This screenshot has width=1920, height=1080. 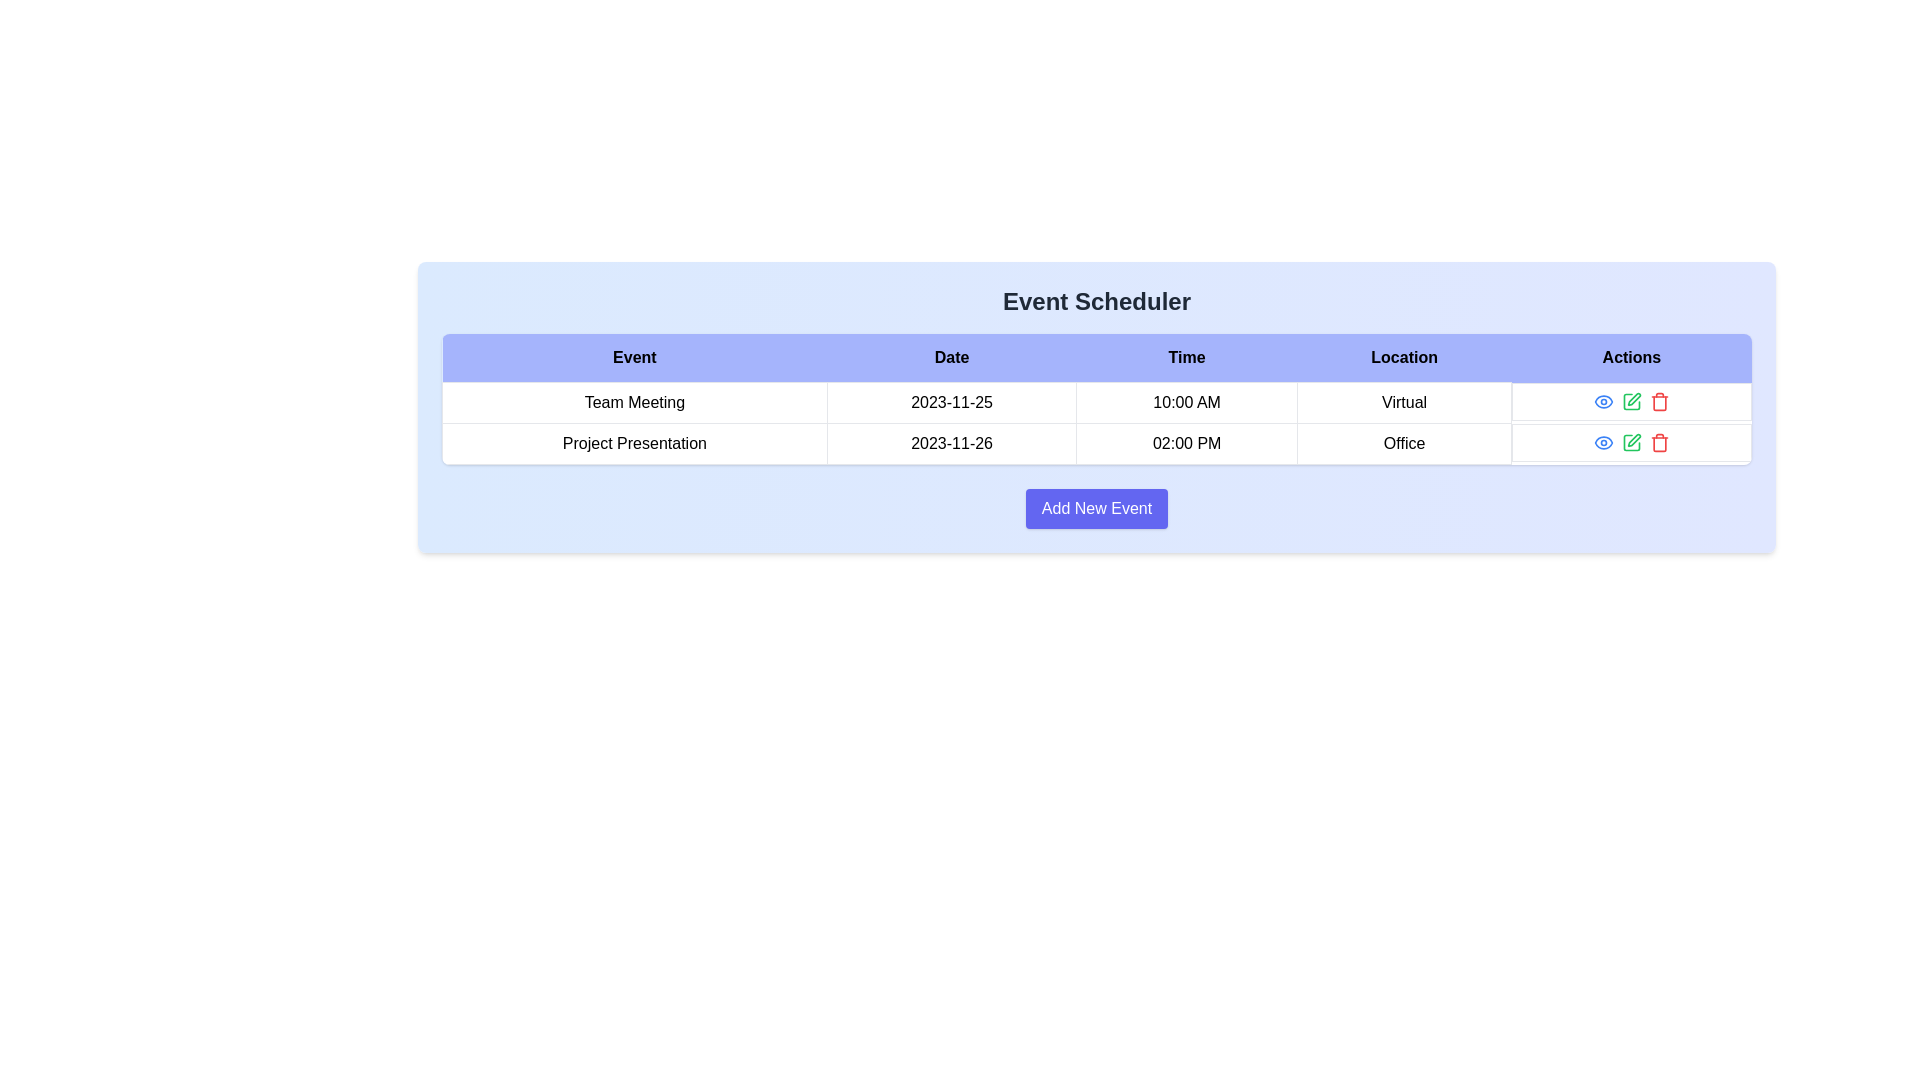 I want to click on the blue eye-shaped icon button in the 'Actions' column of the second row, so click(x=1604, y=401).